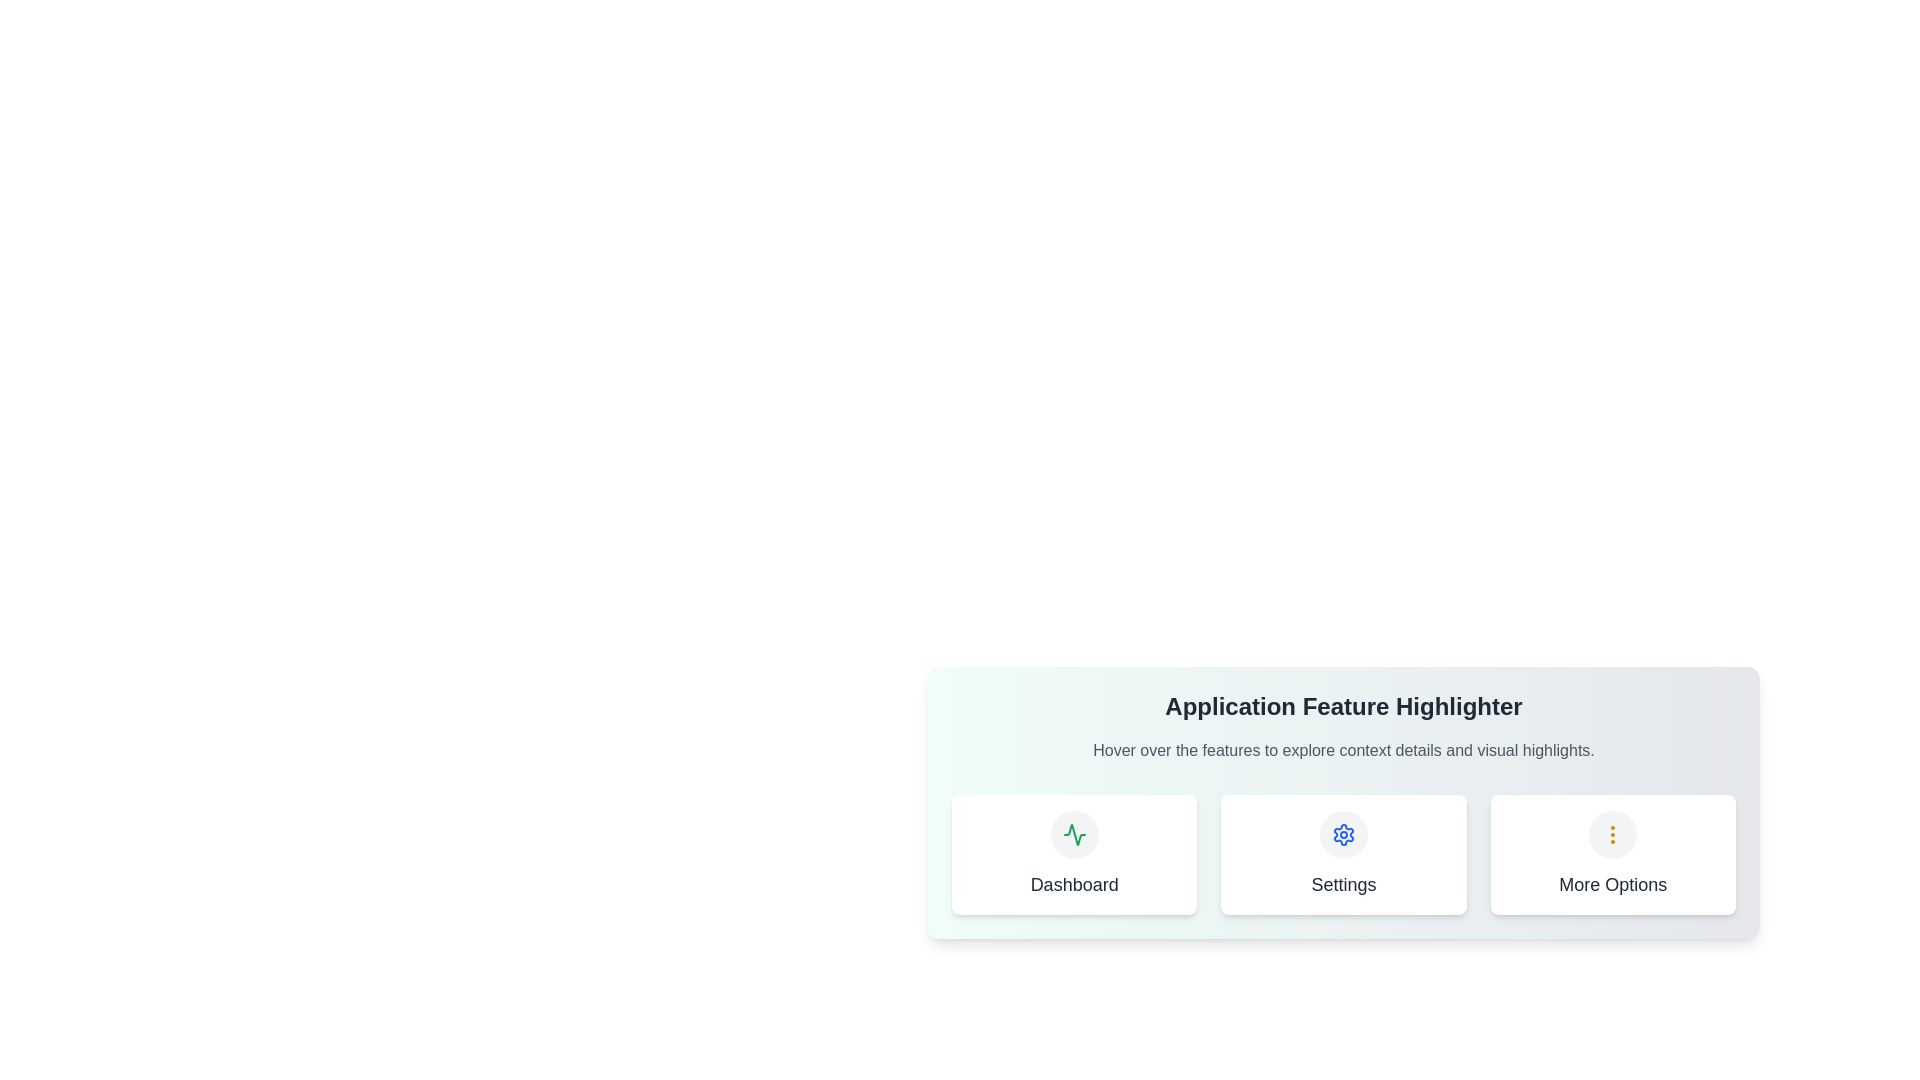  What do you see at coordinates (1344, 830) in the screenshot?
I see `the individual sections of the Informational panel with interactive sections located near the bottom-center of the interface` at bounding box center [1344, 830].